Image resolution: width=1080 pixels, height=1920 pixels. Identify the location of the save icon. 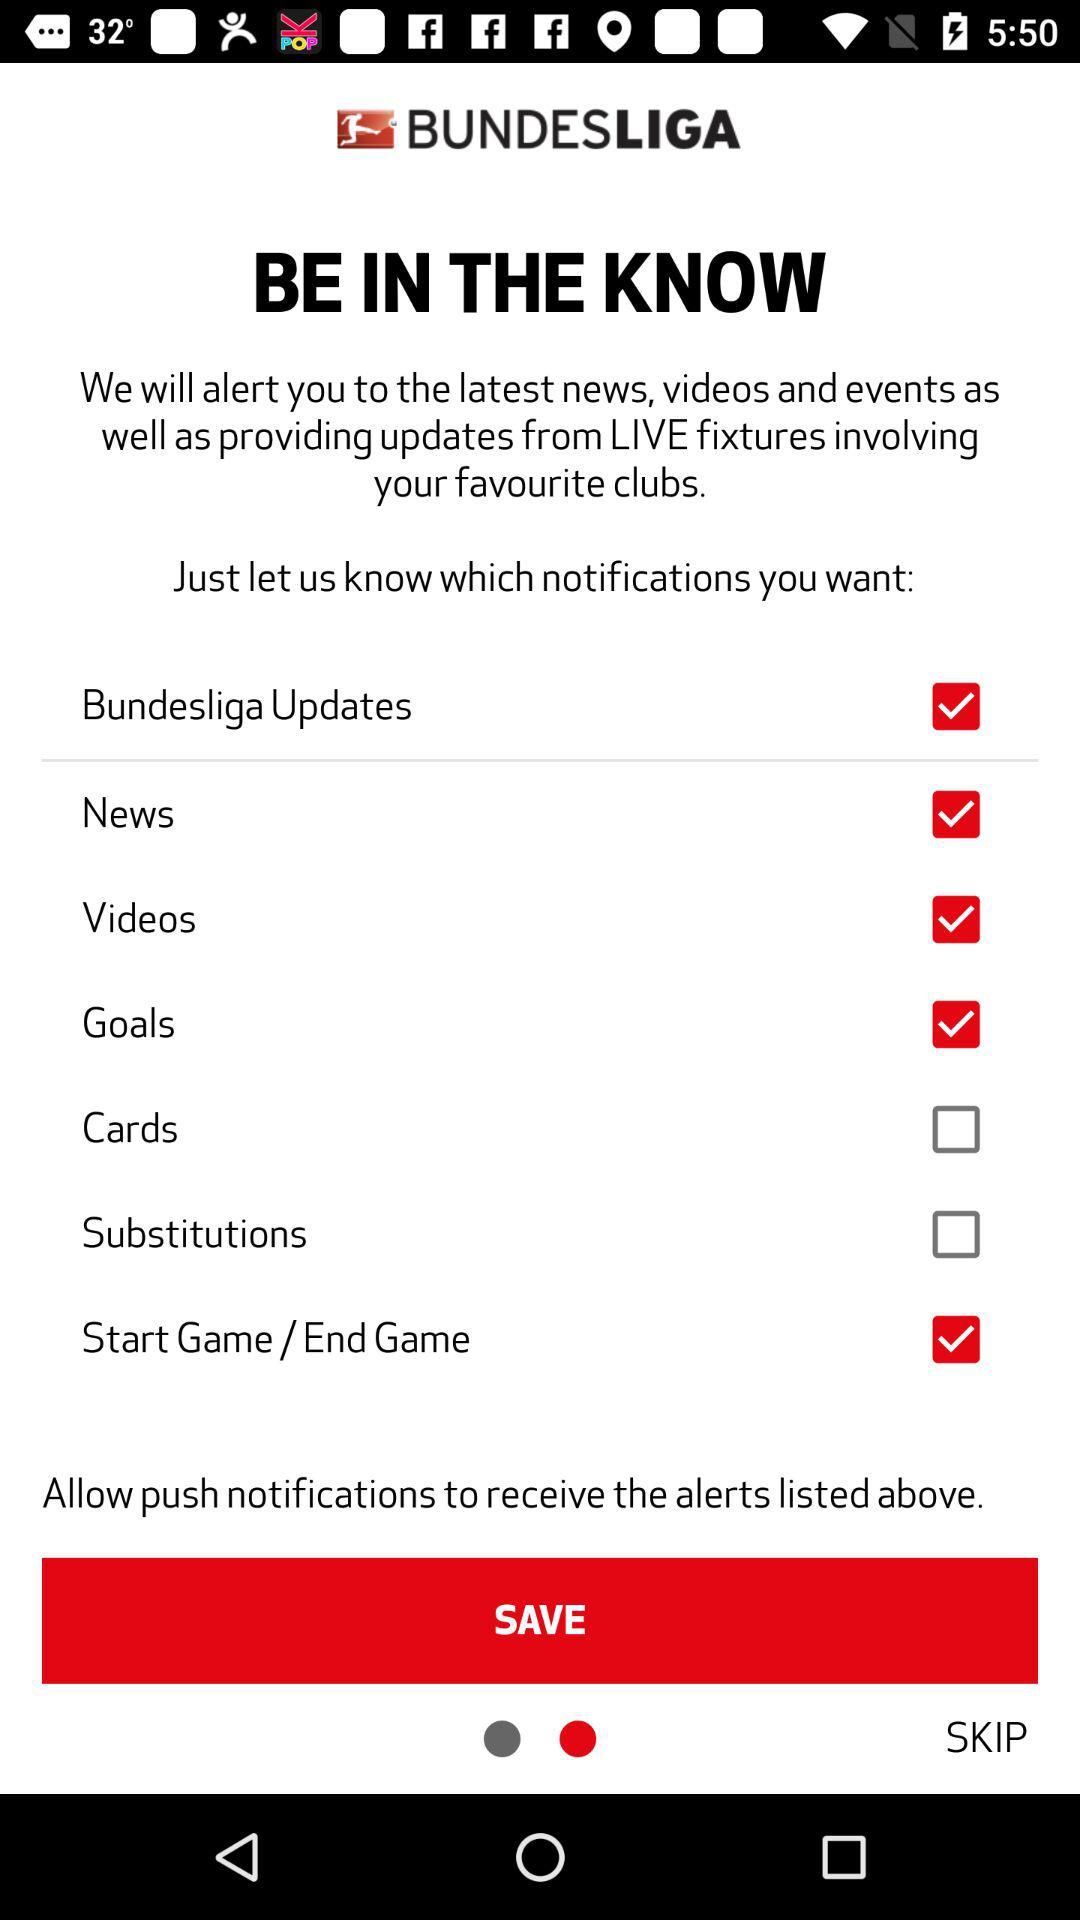
(540, 1620).